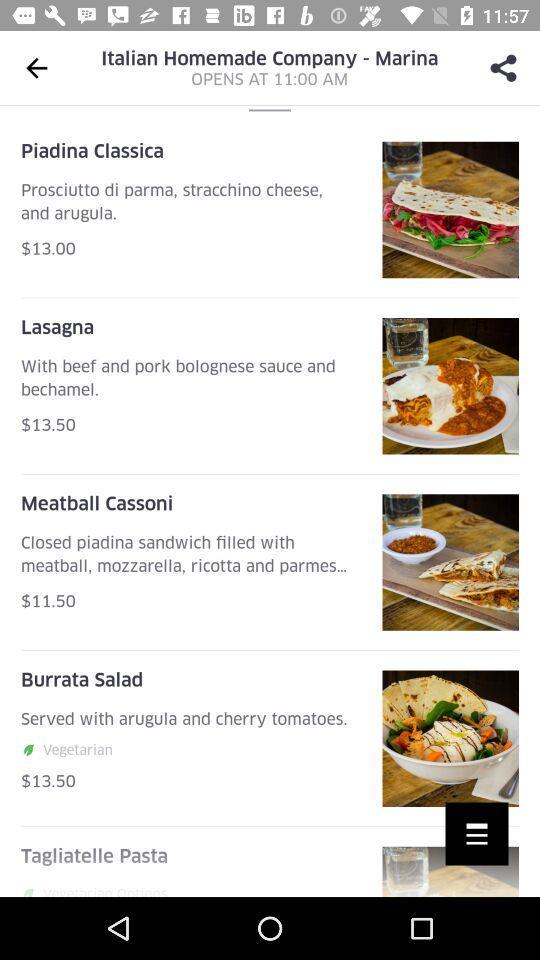 This screenshot has height=960, width=540. I want to click on first image from top, so click(451, 209).